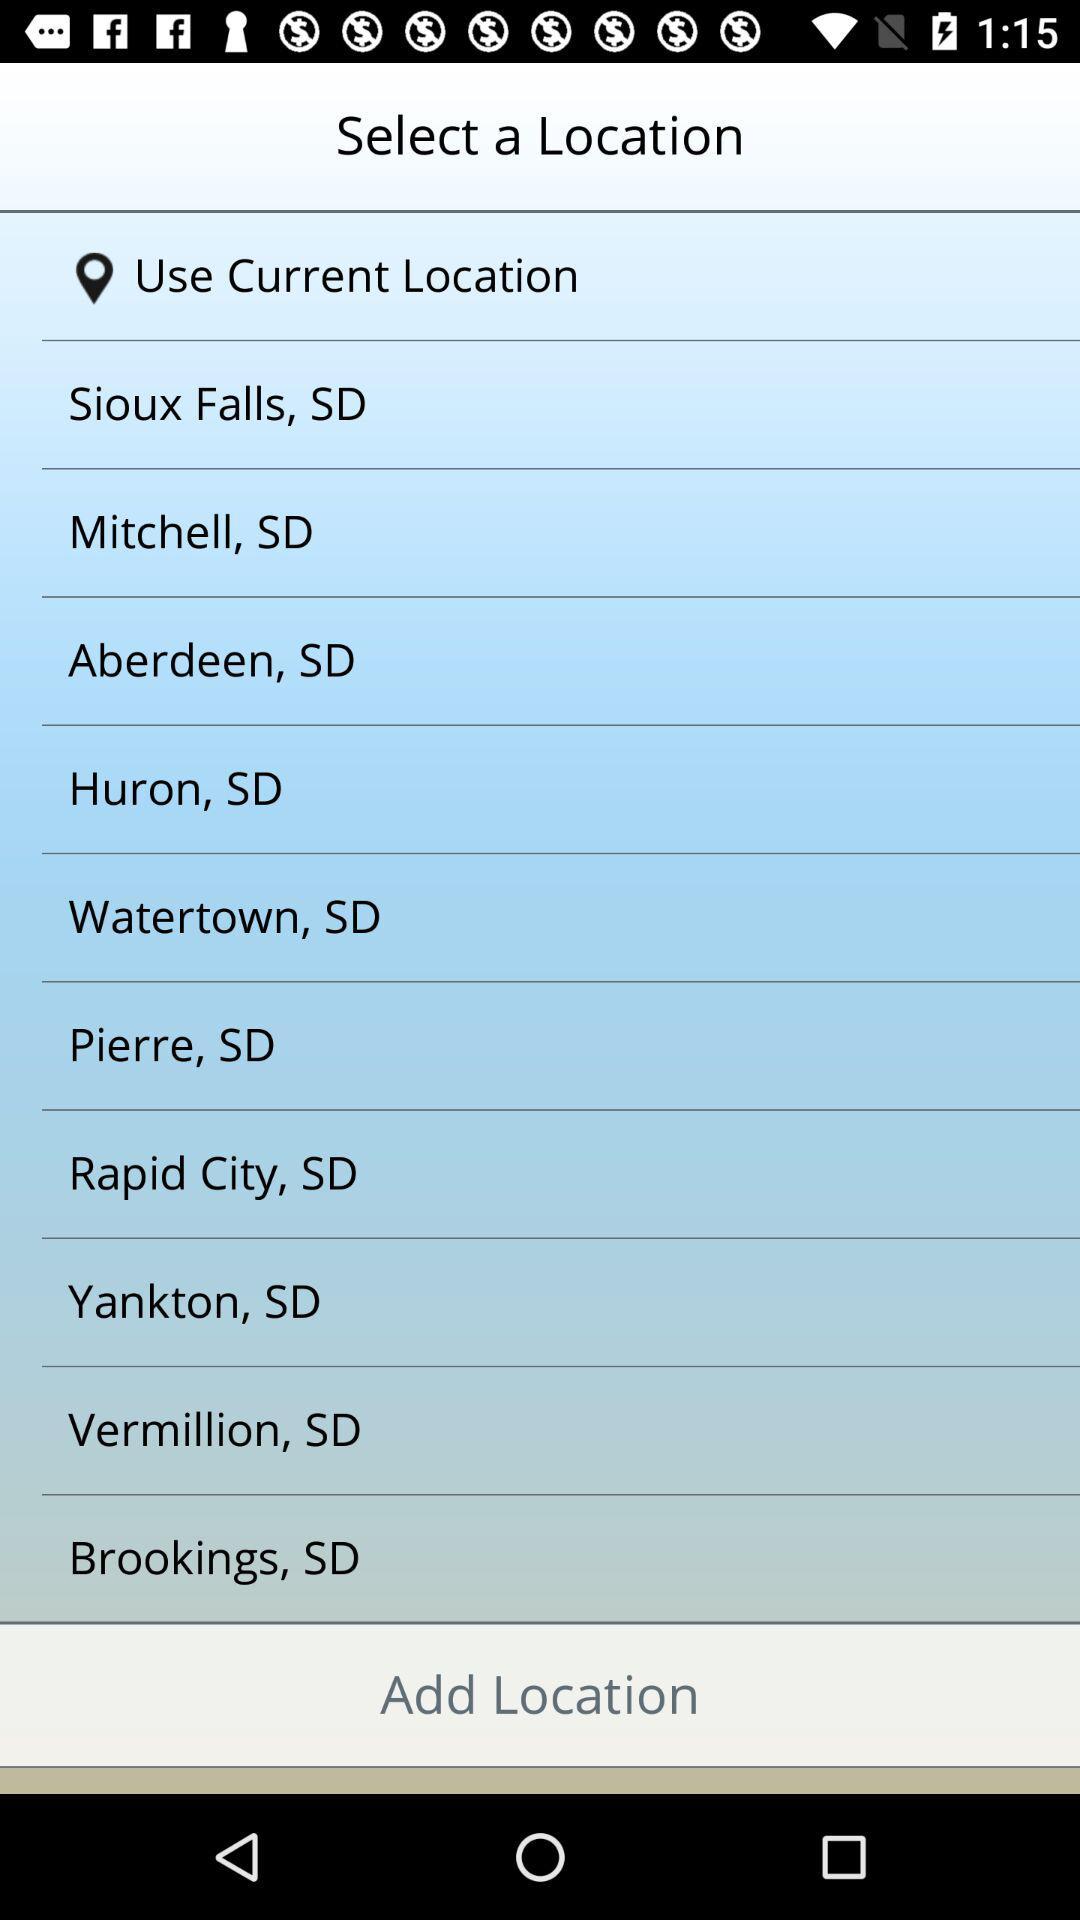  Describe the element at coordinates (514, 1558) in the screenshot. I see `it is clickable` at that location.